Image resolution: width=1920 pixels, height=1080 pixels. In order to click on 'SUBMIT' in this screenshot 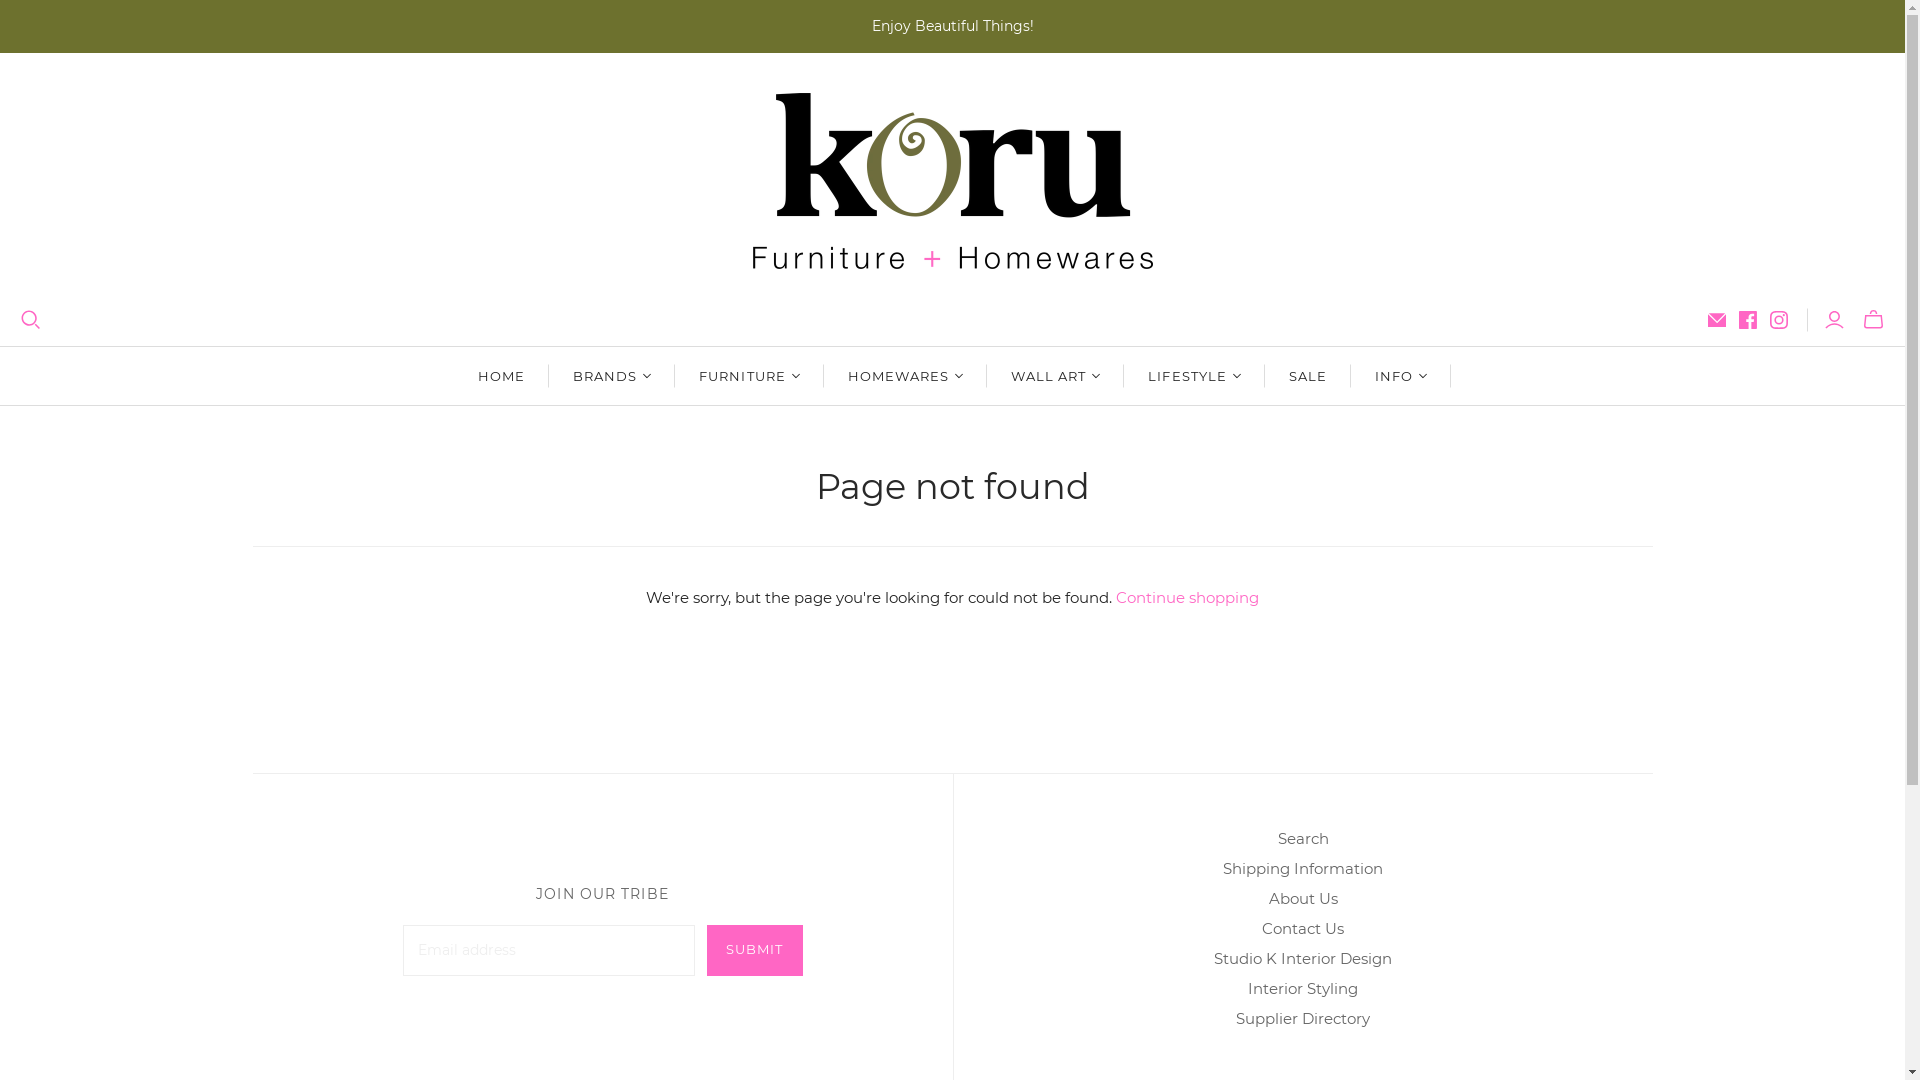, I will do `click(753, 949)`.